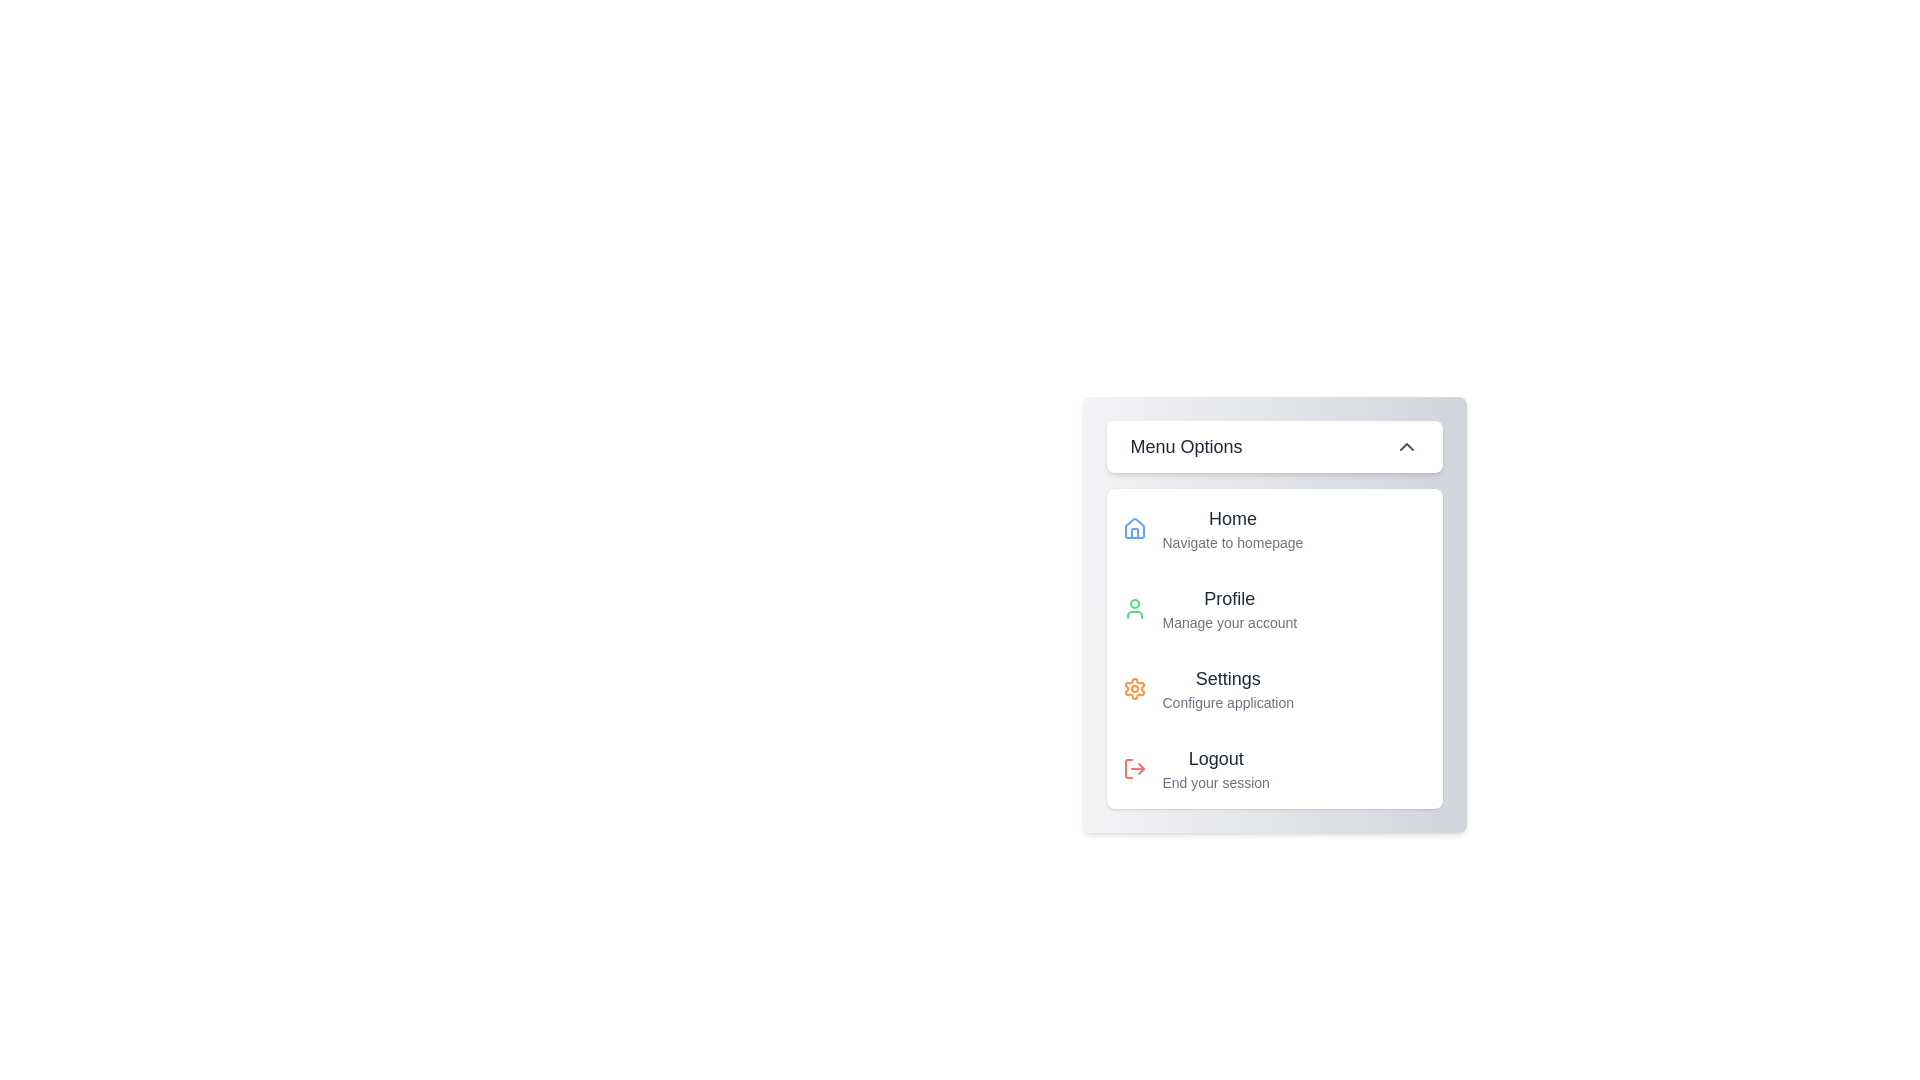 Image resolution: width=1920 pixels, height=1080 pixels. Describe the element at coordinates (1232, 543) in the screenshot. I see `the static label providing additional context or guidance about the 'Home' option, located under the 'Menu Options' header` at that location.